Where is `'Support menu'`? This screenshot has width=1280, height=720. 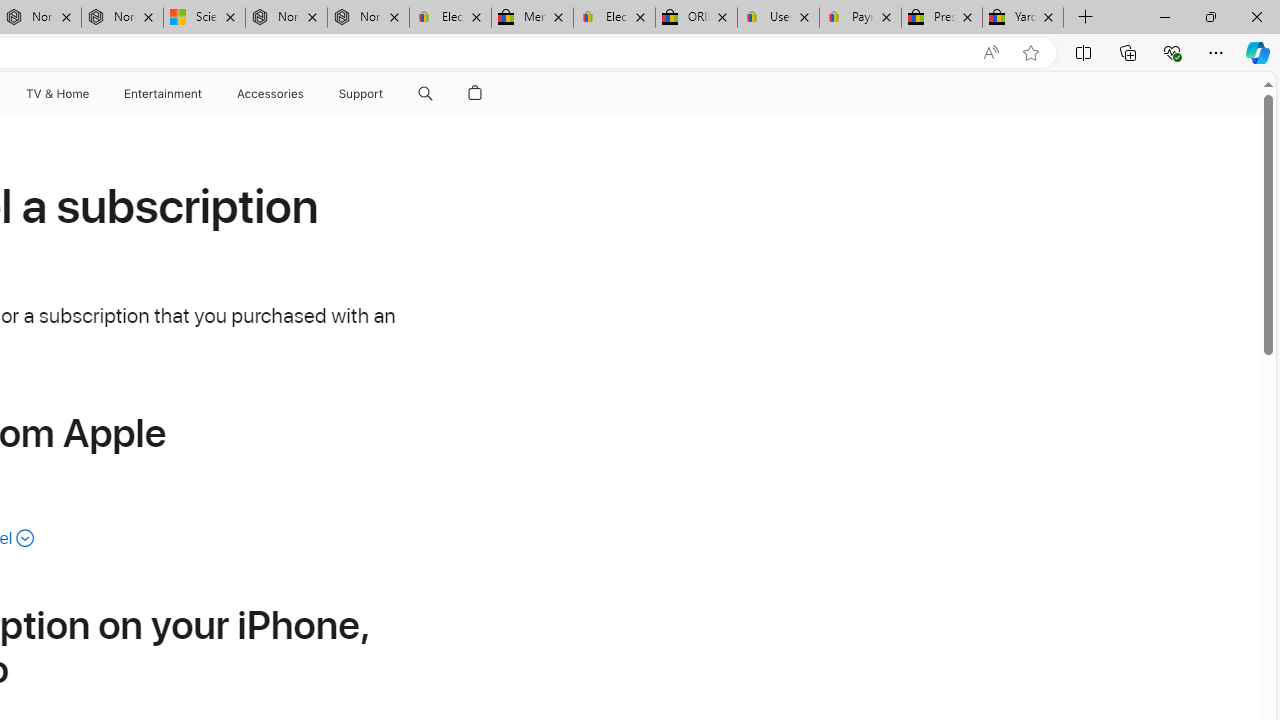
'Support menu' is located at coordinates (387, 93).